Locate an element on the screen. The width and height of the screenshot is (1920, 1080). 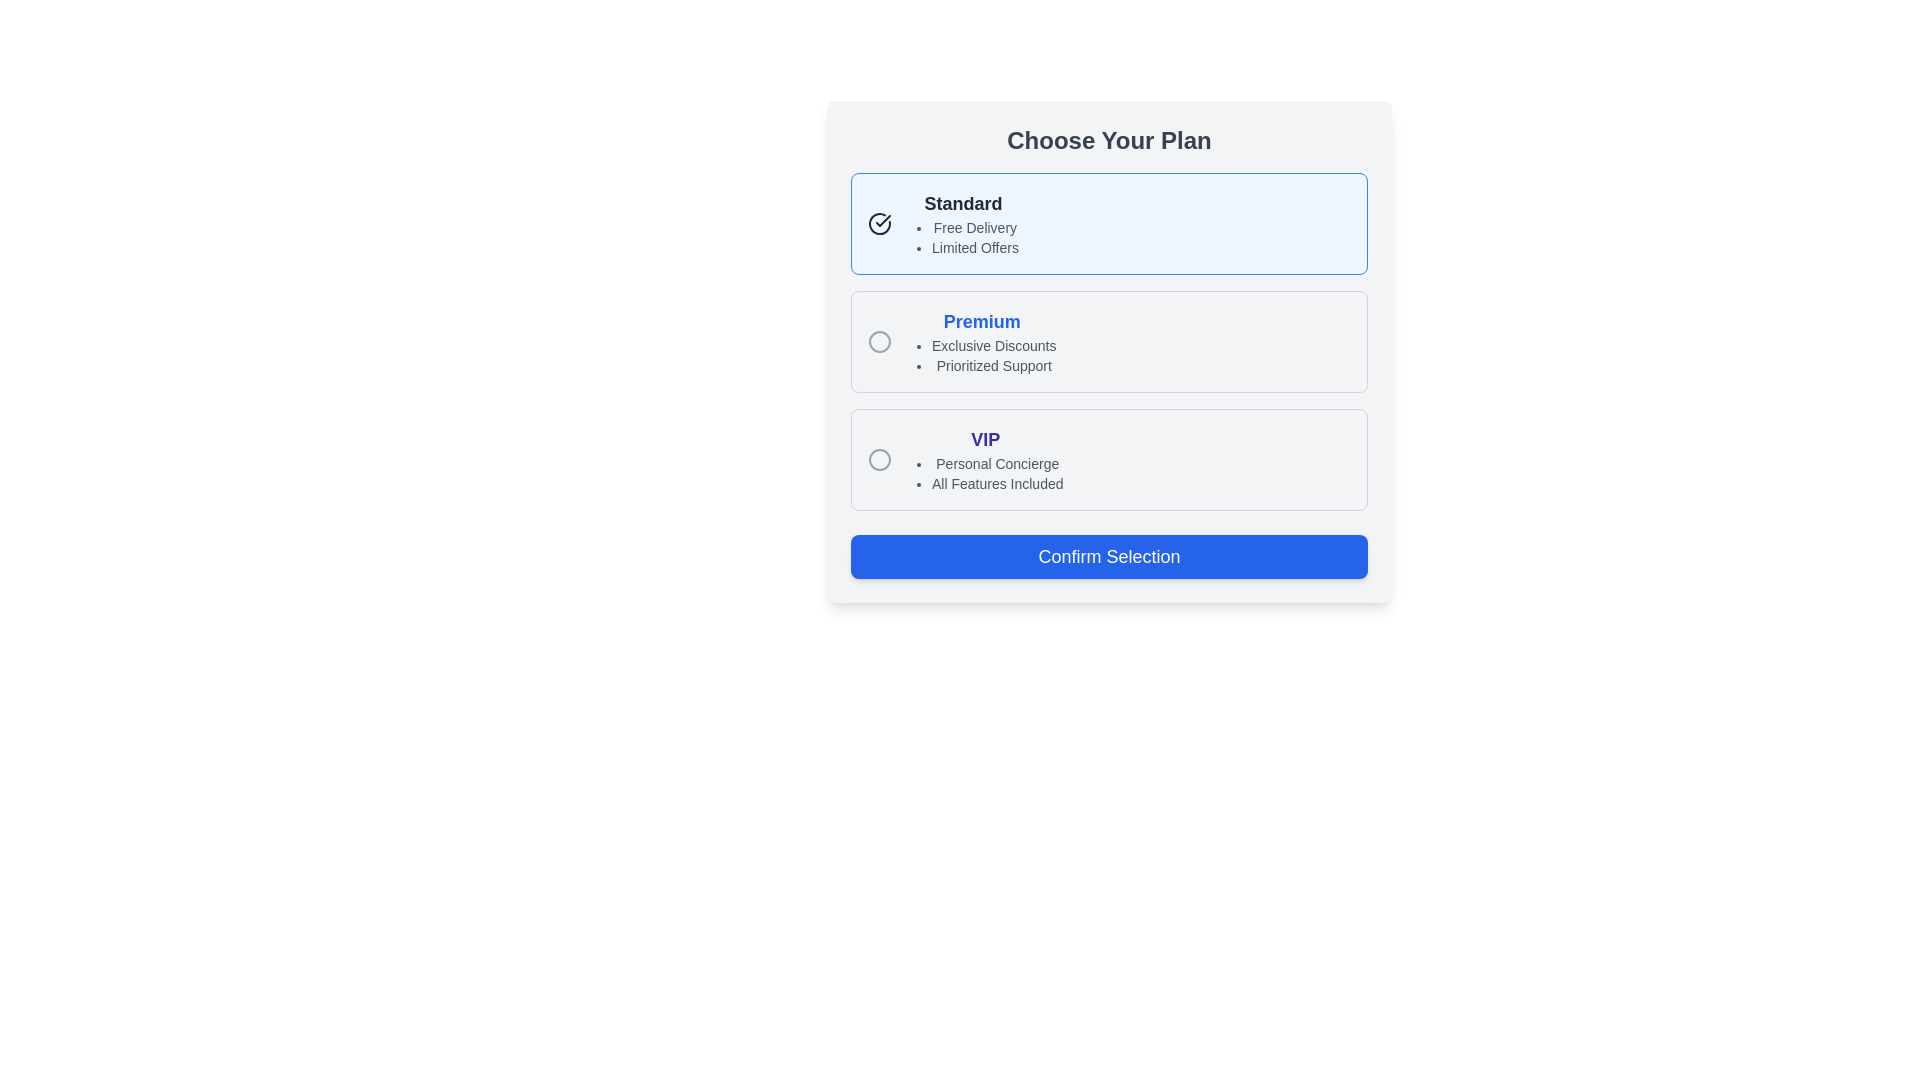
the heading text 'Choose Your Plan', which is styled with large, bold, dark gray font and is positioned at the top of a plan selection card is located at coordinates (1108, 140).